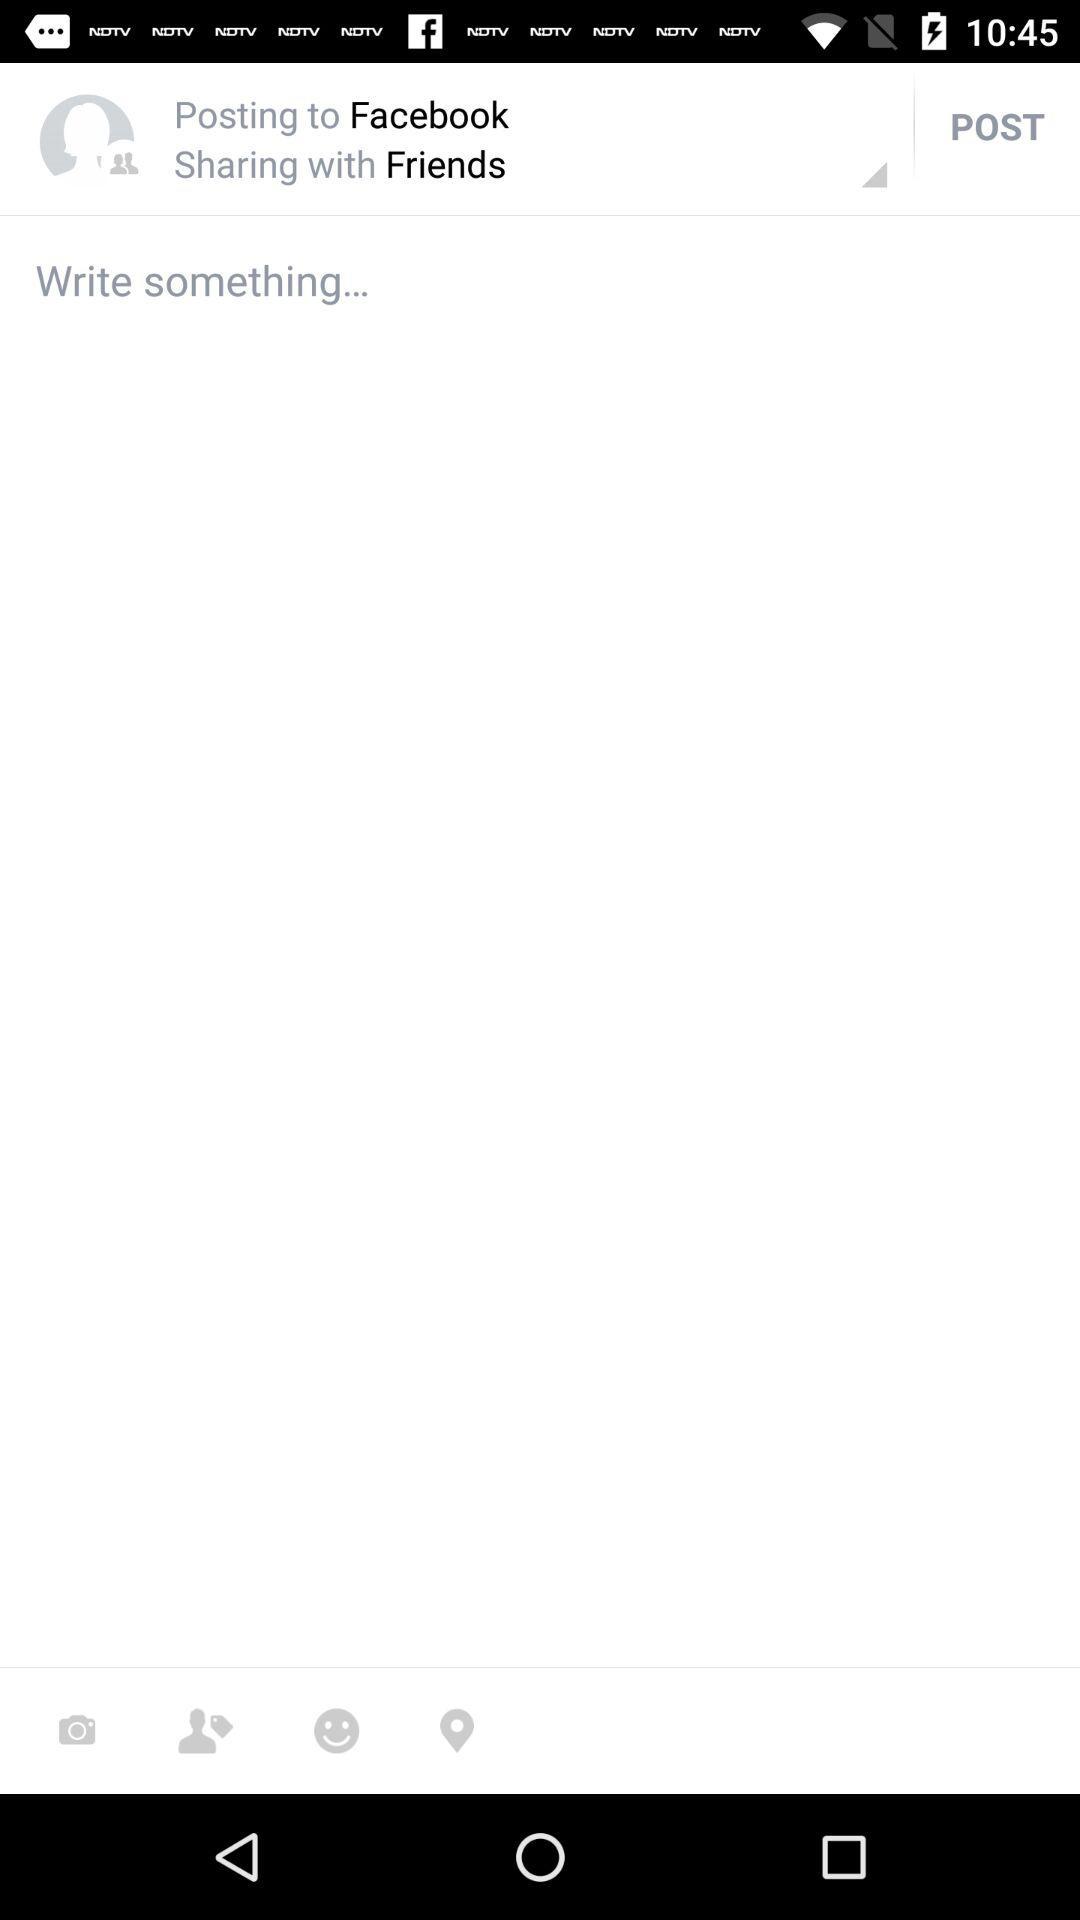 The image size is (1080, 1920). What do you see at coordinates (456, 1730) in the screenshot?
I see `the location icon` at bounding box center [456, 1730].